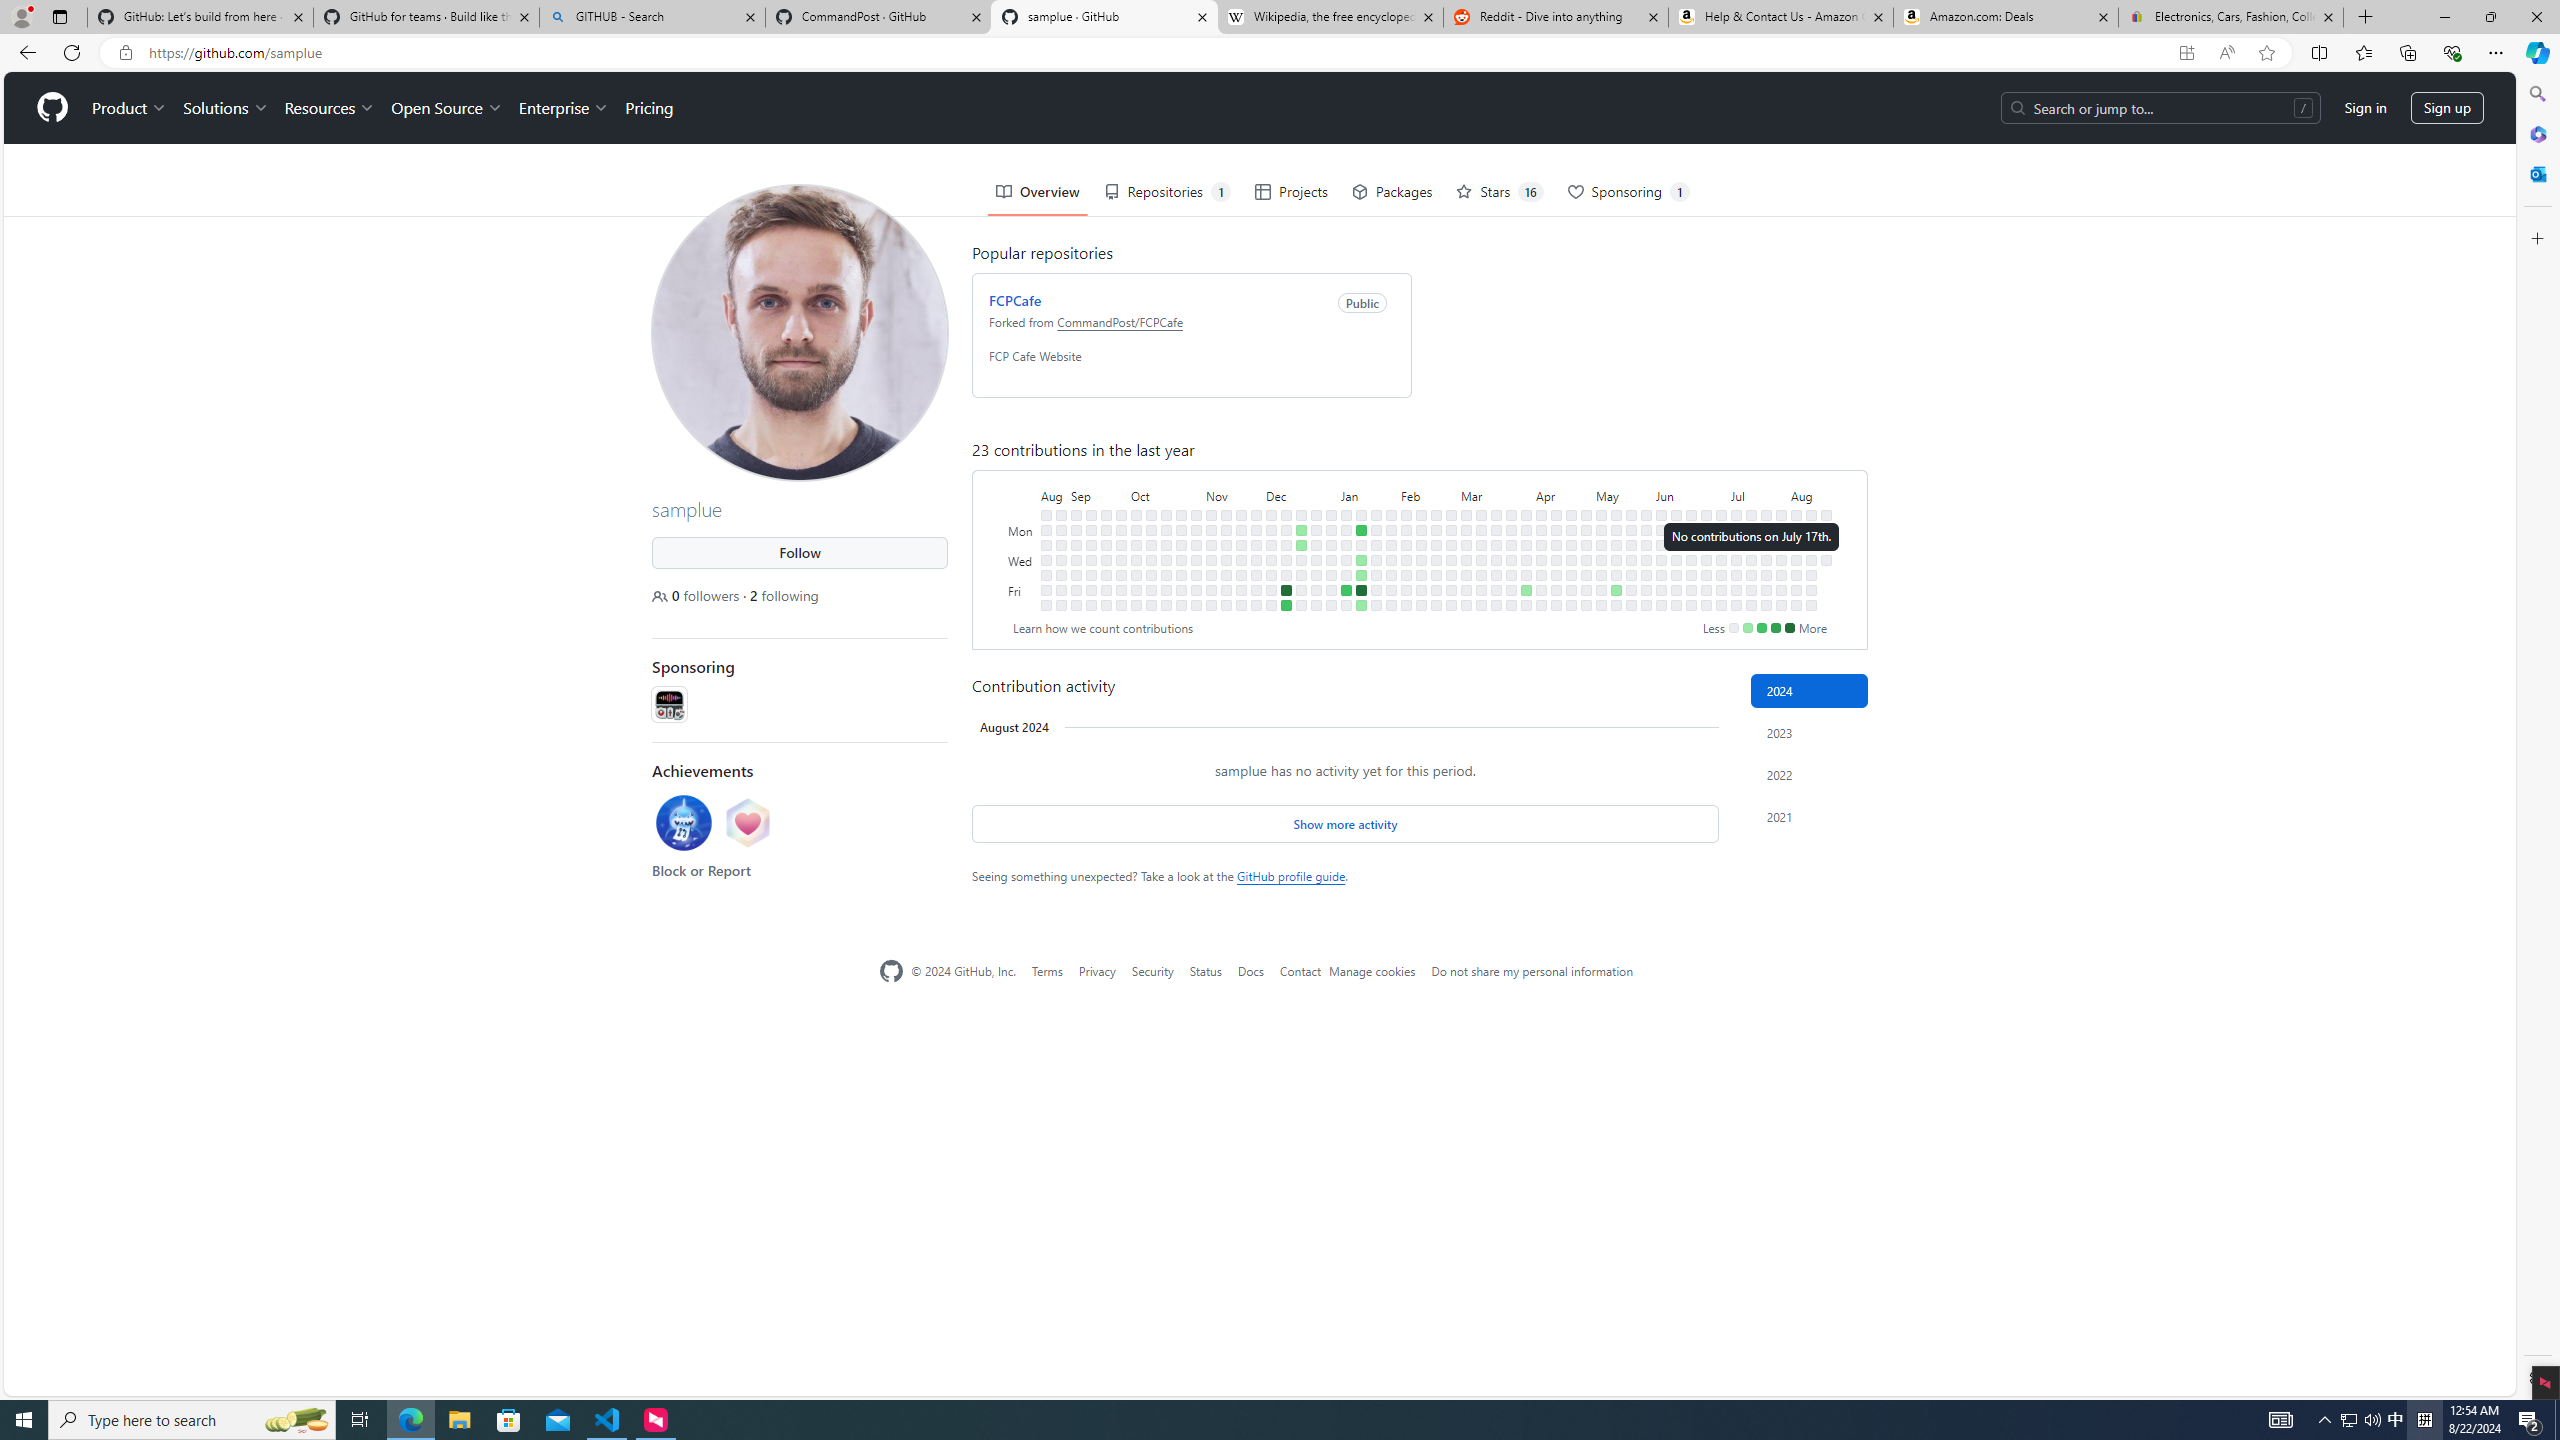 The image size is (2560, 1440). What do you see at coordinates (1300, 574) in the screenshot?
I see `'No contributions on December 21st.'` at bounding box center [1300, 574].